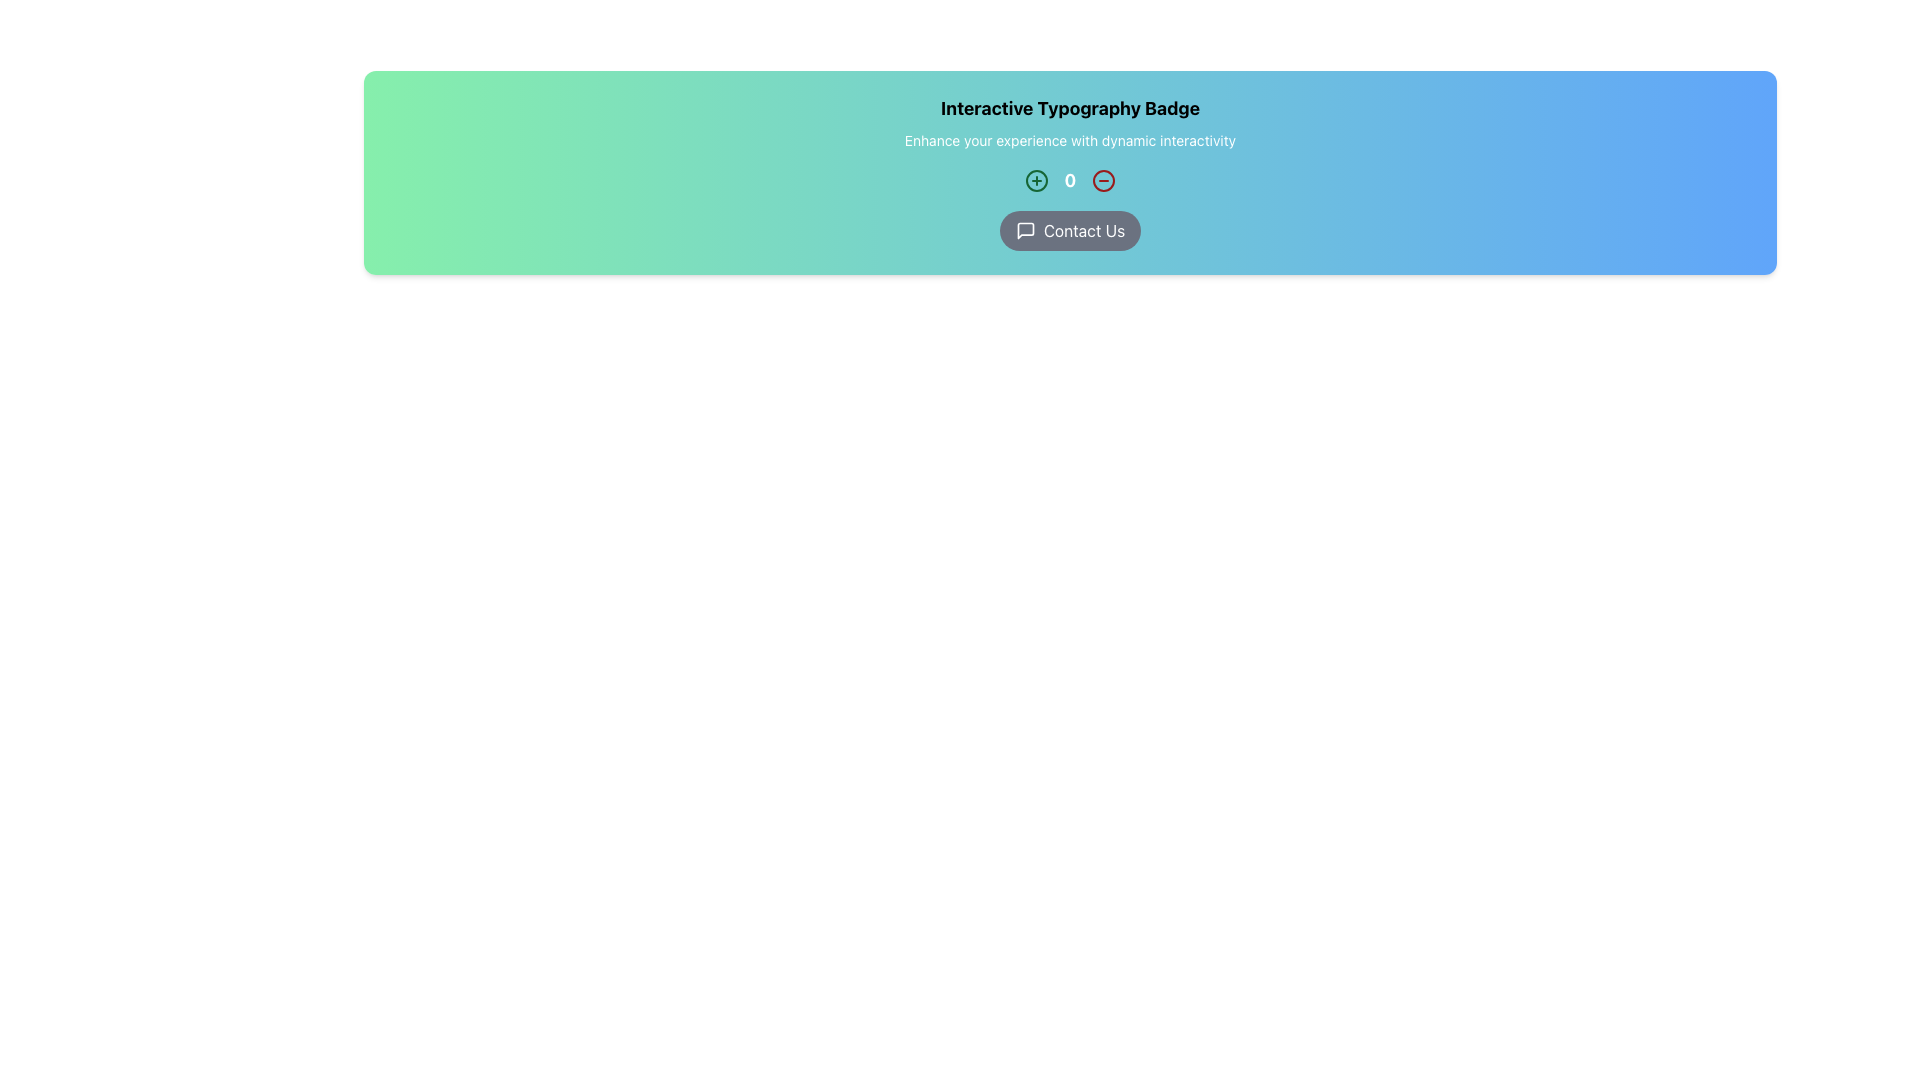 The height and width of the screenshot is (1080, 1920). I want to click on the first icon from the left in the three-icon group on the banner, so click(1036, 181).